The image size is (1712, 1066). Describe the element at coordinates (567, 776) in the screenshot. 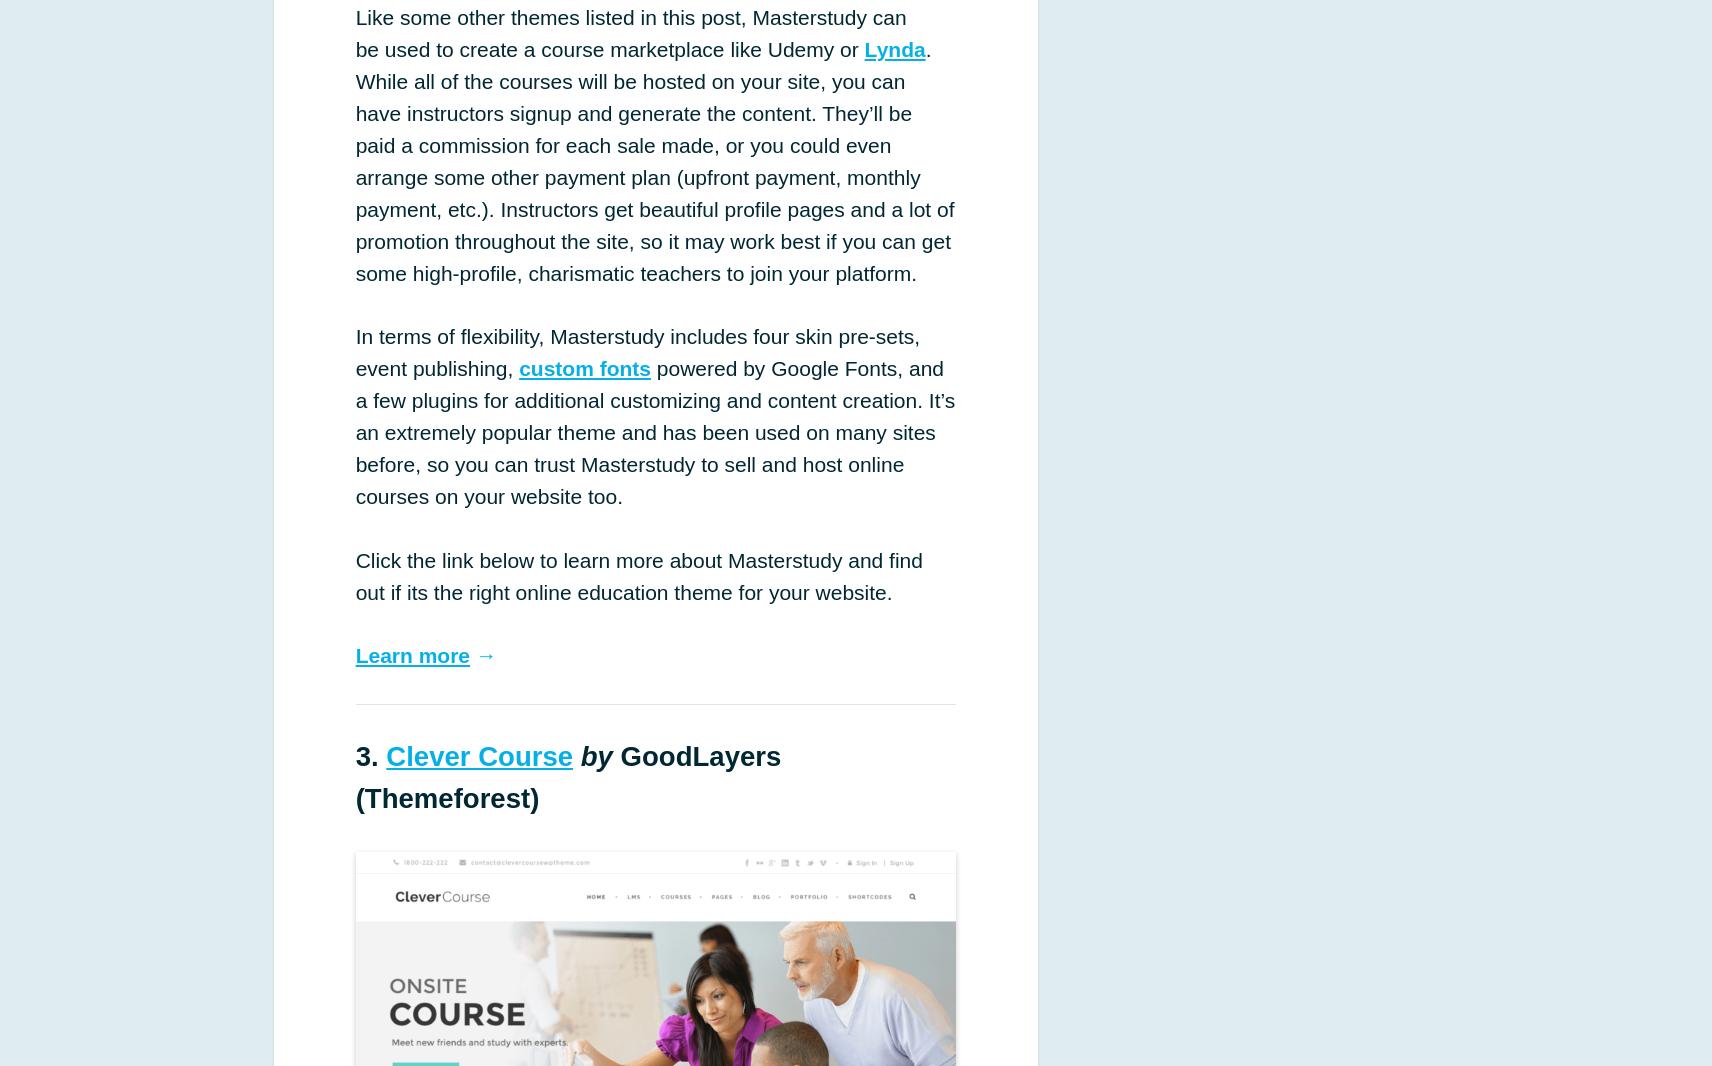

I see `'GoodLayers (Themeforest)'` at that location.